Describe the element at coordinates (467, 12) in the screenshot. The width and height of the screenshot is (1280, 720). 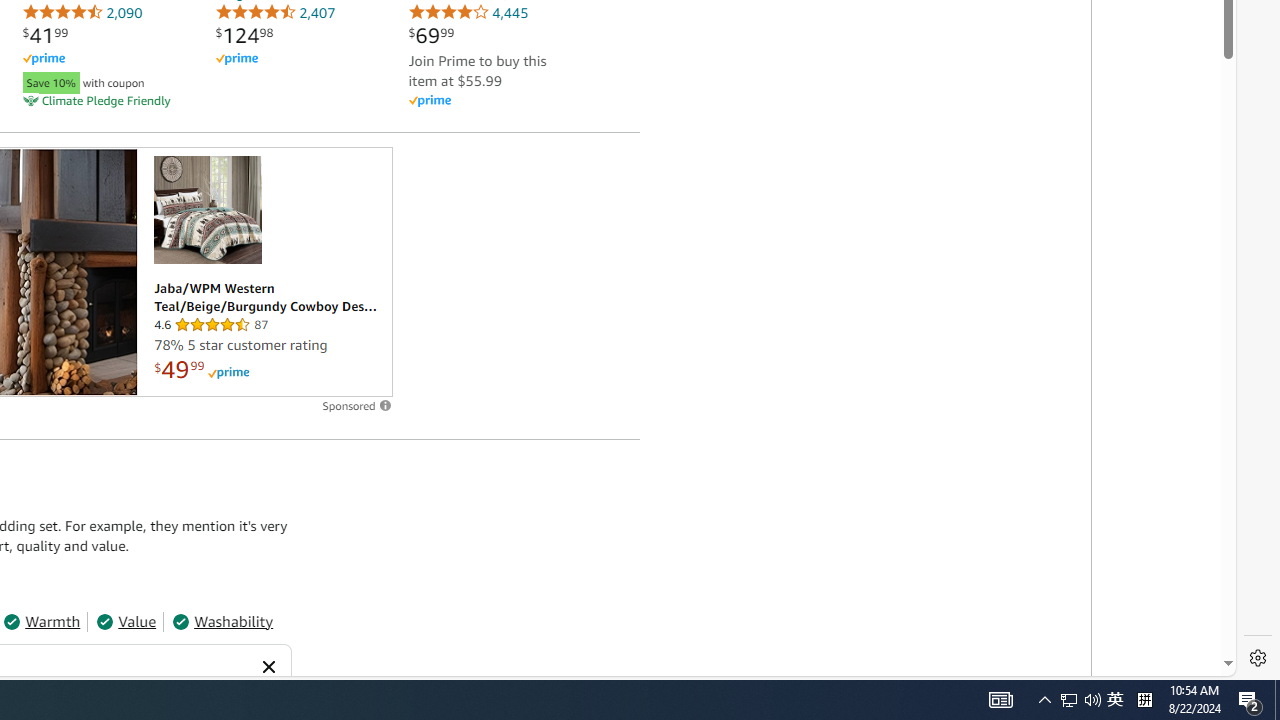
I see `'4,445'` at that location.